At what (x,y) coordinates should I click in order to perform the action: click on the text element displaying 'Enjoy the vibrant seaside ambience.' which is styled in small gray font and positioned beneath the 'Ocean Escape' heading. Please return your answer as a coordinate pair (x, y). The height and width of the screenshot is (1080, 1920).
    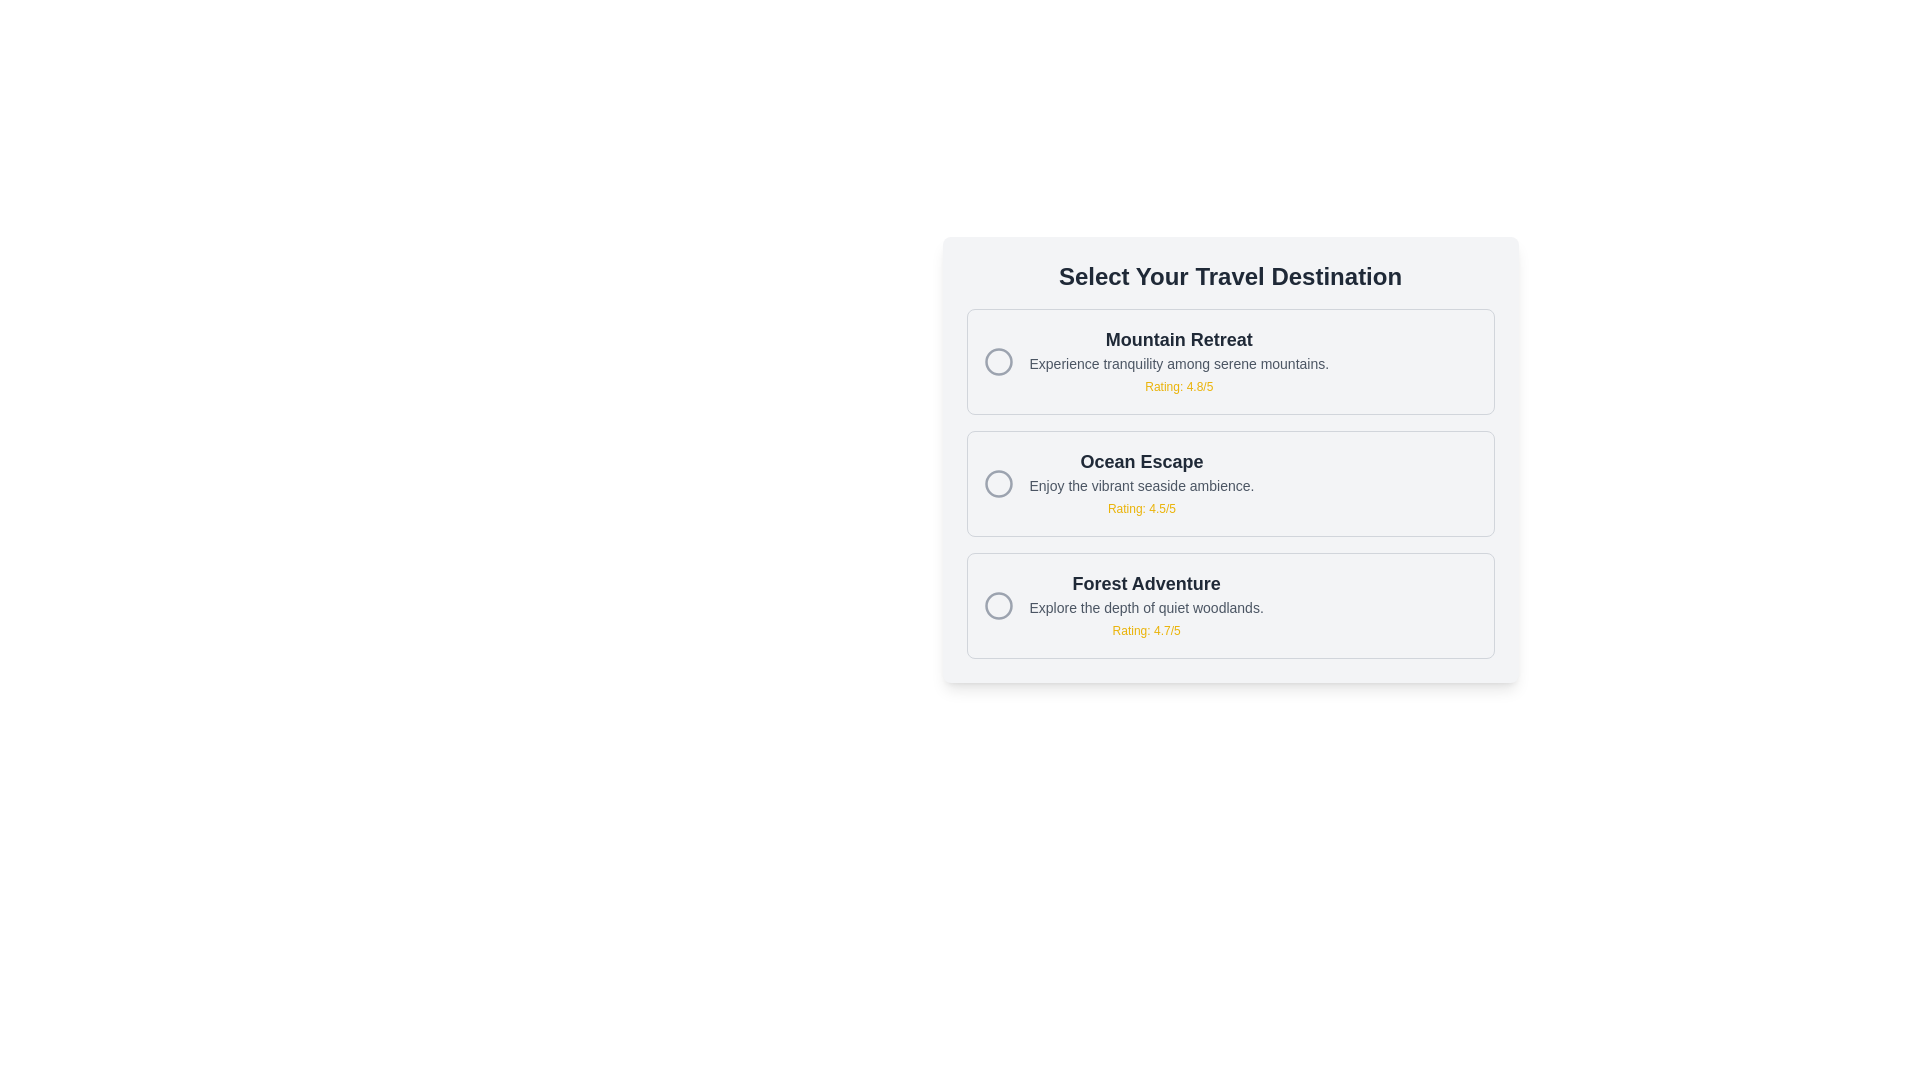
    Looking at the image, I should click on (1142, 486).